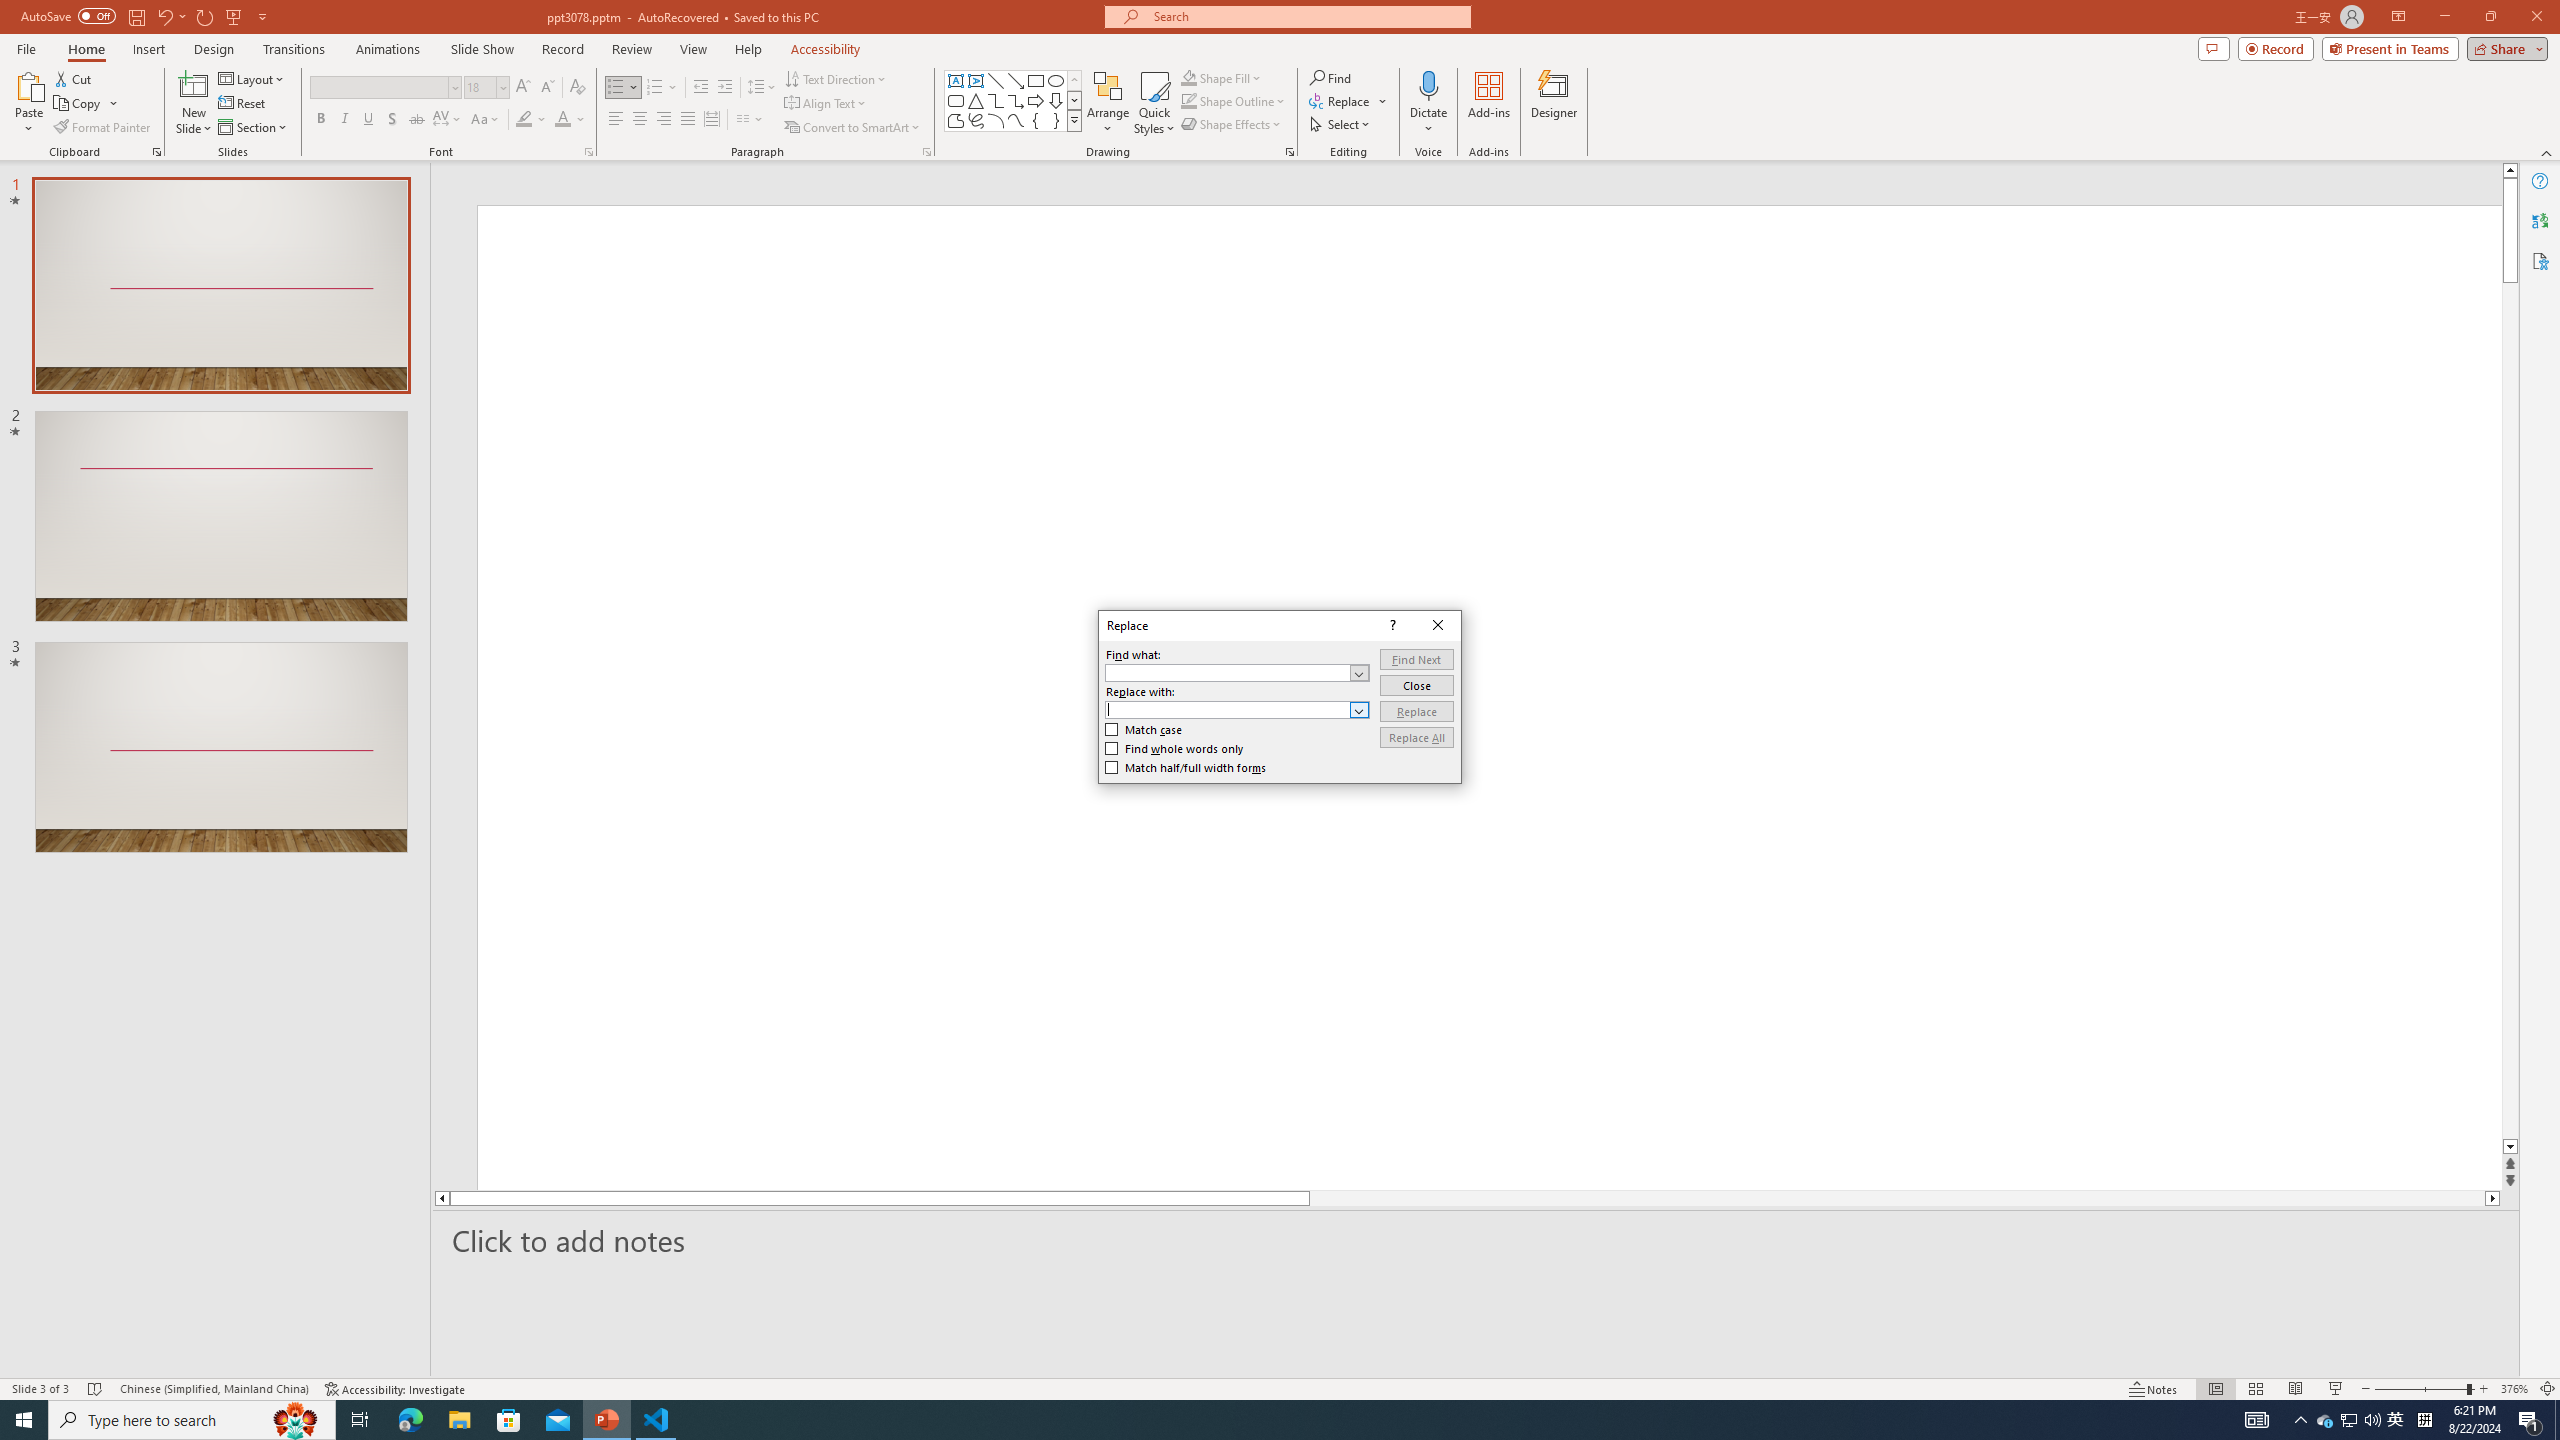  I want to click on 'Paragraph...', so click(925, 150).